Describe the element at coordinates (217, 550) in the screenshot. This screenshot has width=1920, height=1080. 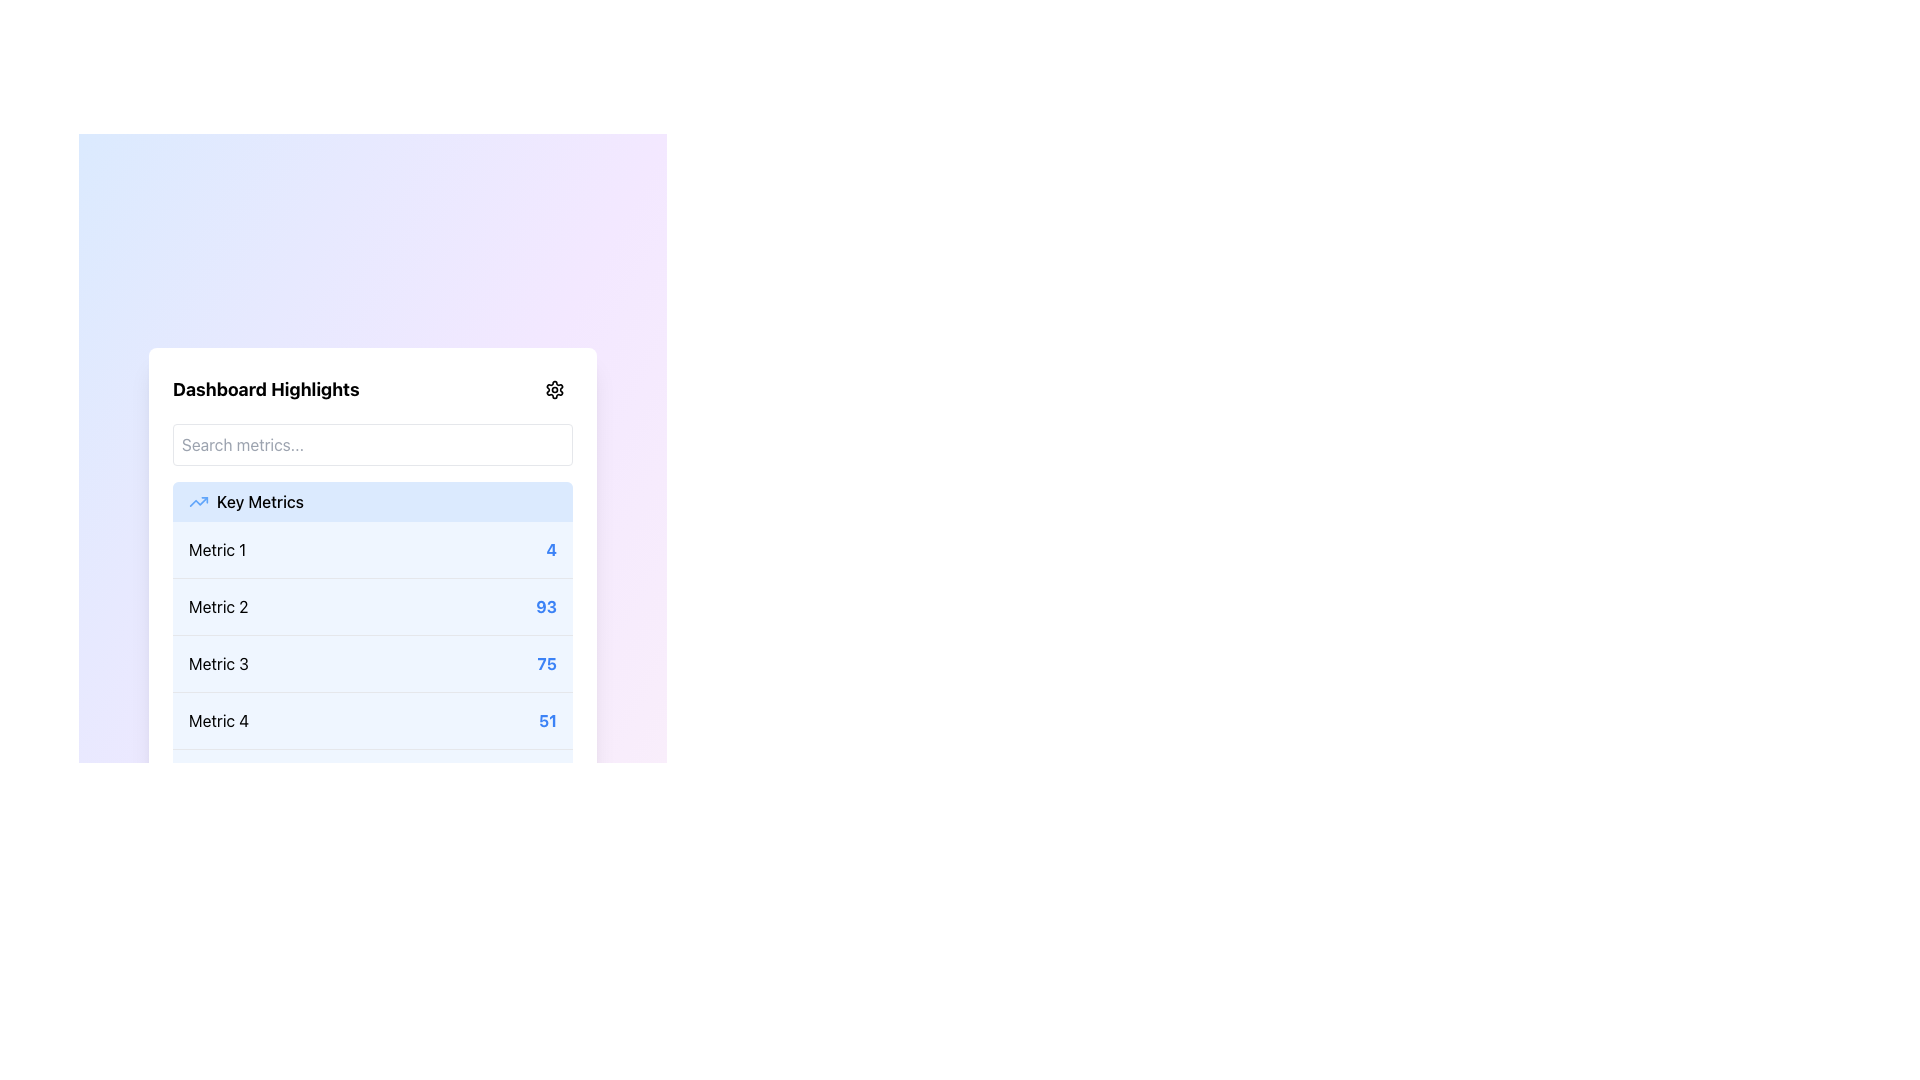
I see `the text label in the 'Key Metrics' section that identifies the associated metric value '4'` at that location.